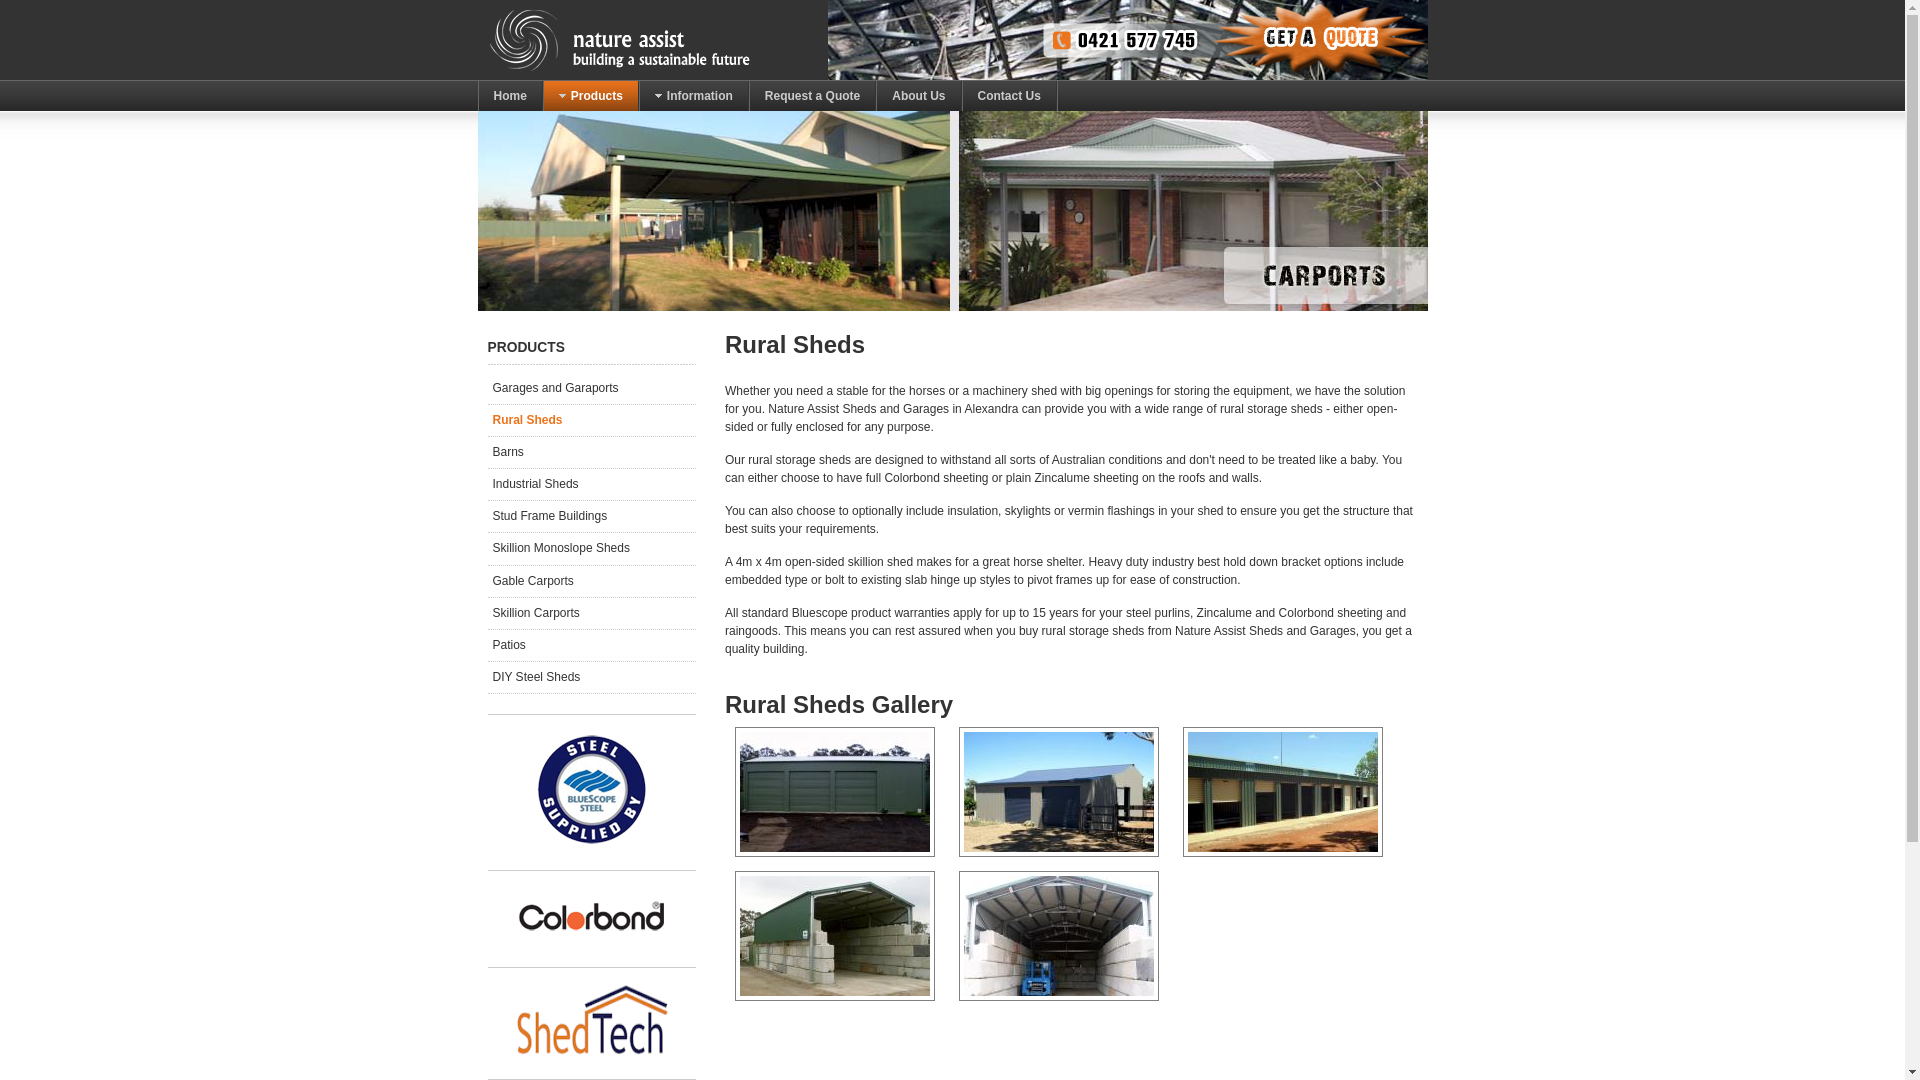 The width and height of the screenshot is (1920, 1080). I want to click on 'About Us', so click(917, 96).